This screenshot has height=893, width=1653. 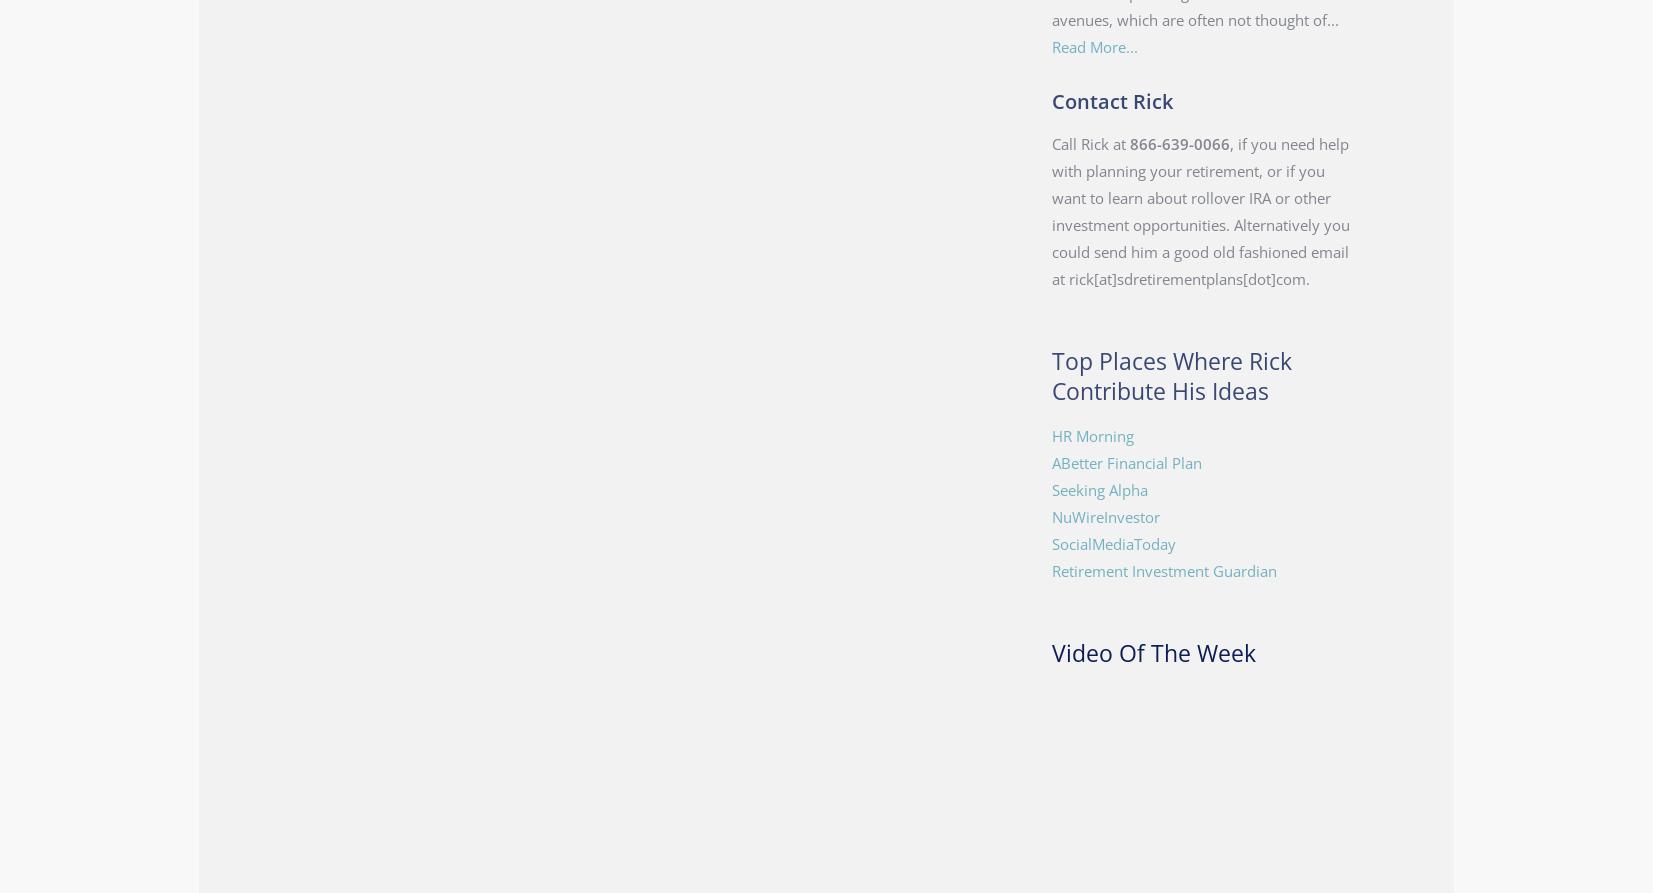 What do you see at coordinates (1050, 515) in the screenshot?
I see `'NuWireInvestor'` at bounding box center [1050, 515].